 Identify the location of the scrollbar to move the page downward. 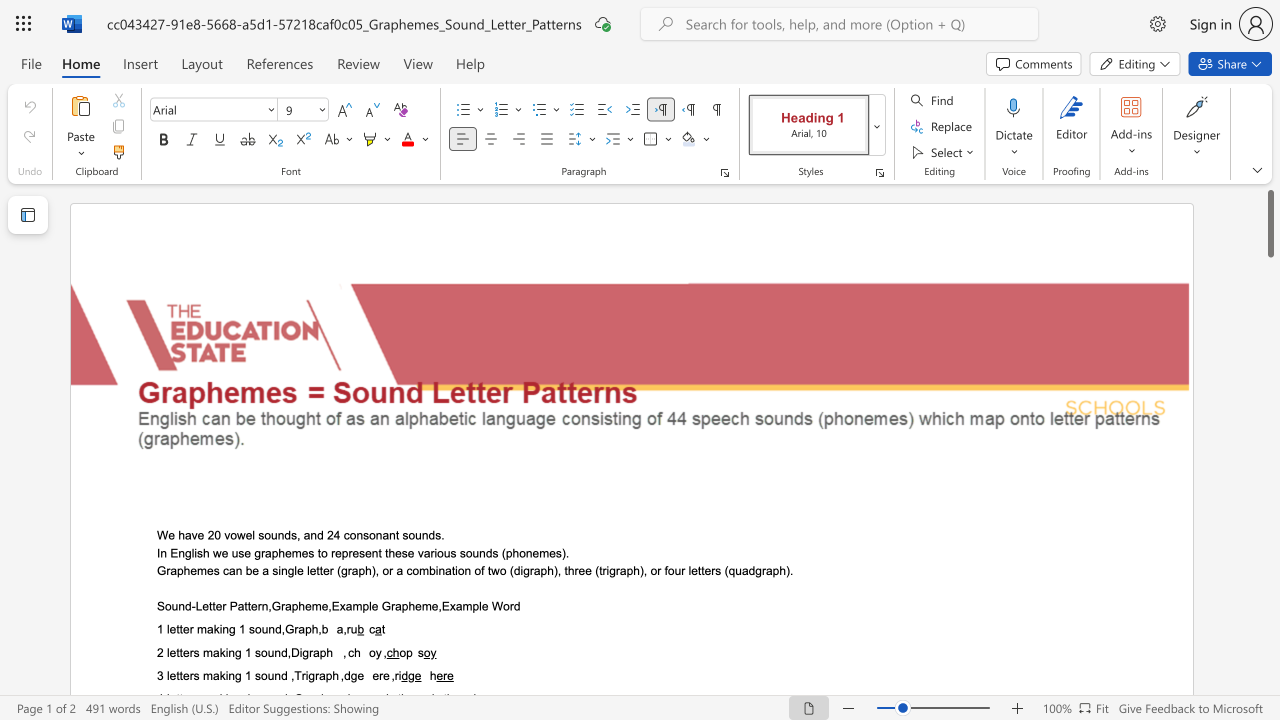
(1269, 360).